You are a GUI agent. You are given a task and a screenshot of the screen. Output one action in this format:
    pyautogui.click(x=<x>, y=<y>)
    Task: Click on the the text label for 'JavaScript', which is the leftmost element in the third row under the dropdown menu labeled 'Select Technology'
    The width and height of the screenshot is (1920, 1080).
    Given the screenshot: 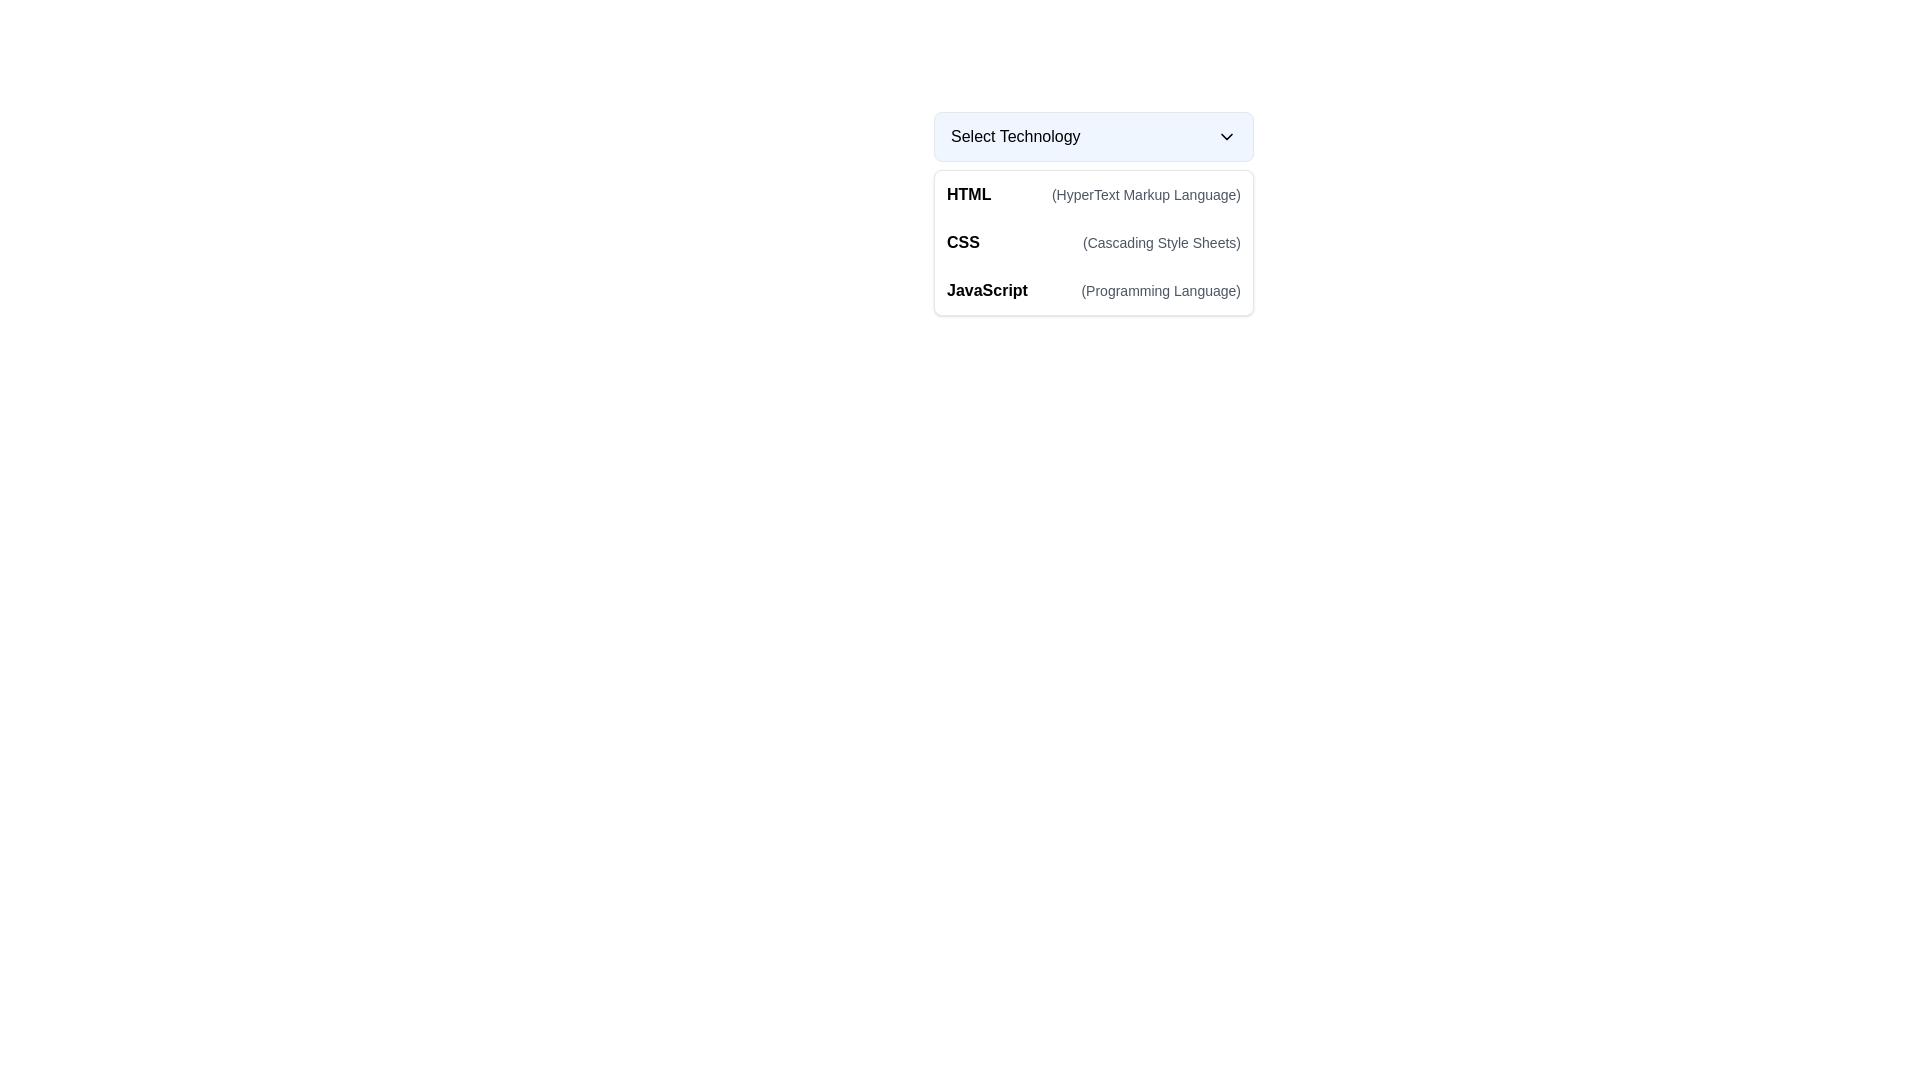 What is the action you would take?
    pyautogui.click(x=987, y=290)
    